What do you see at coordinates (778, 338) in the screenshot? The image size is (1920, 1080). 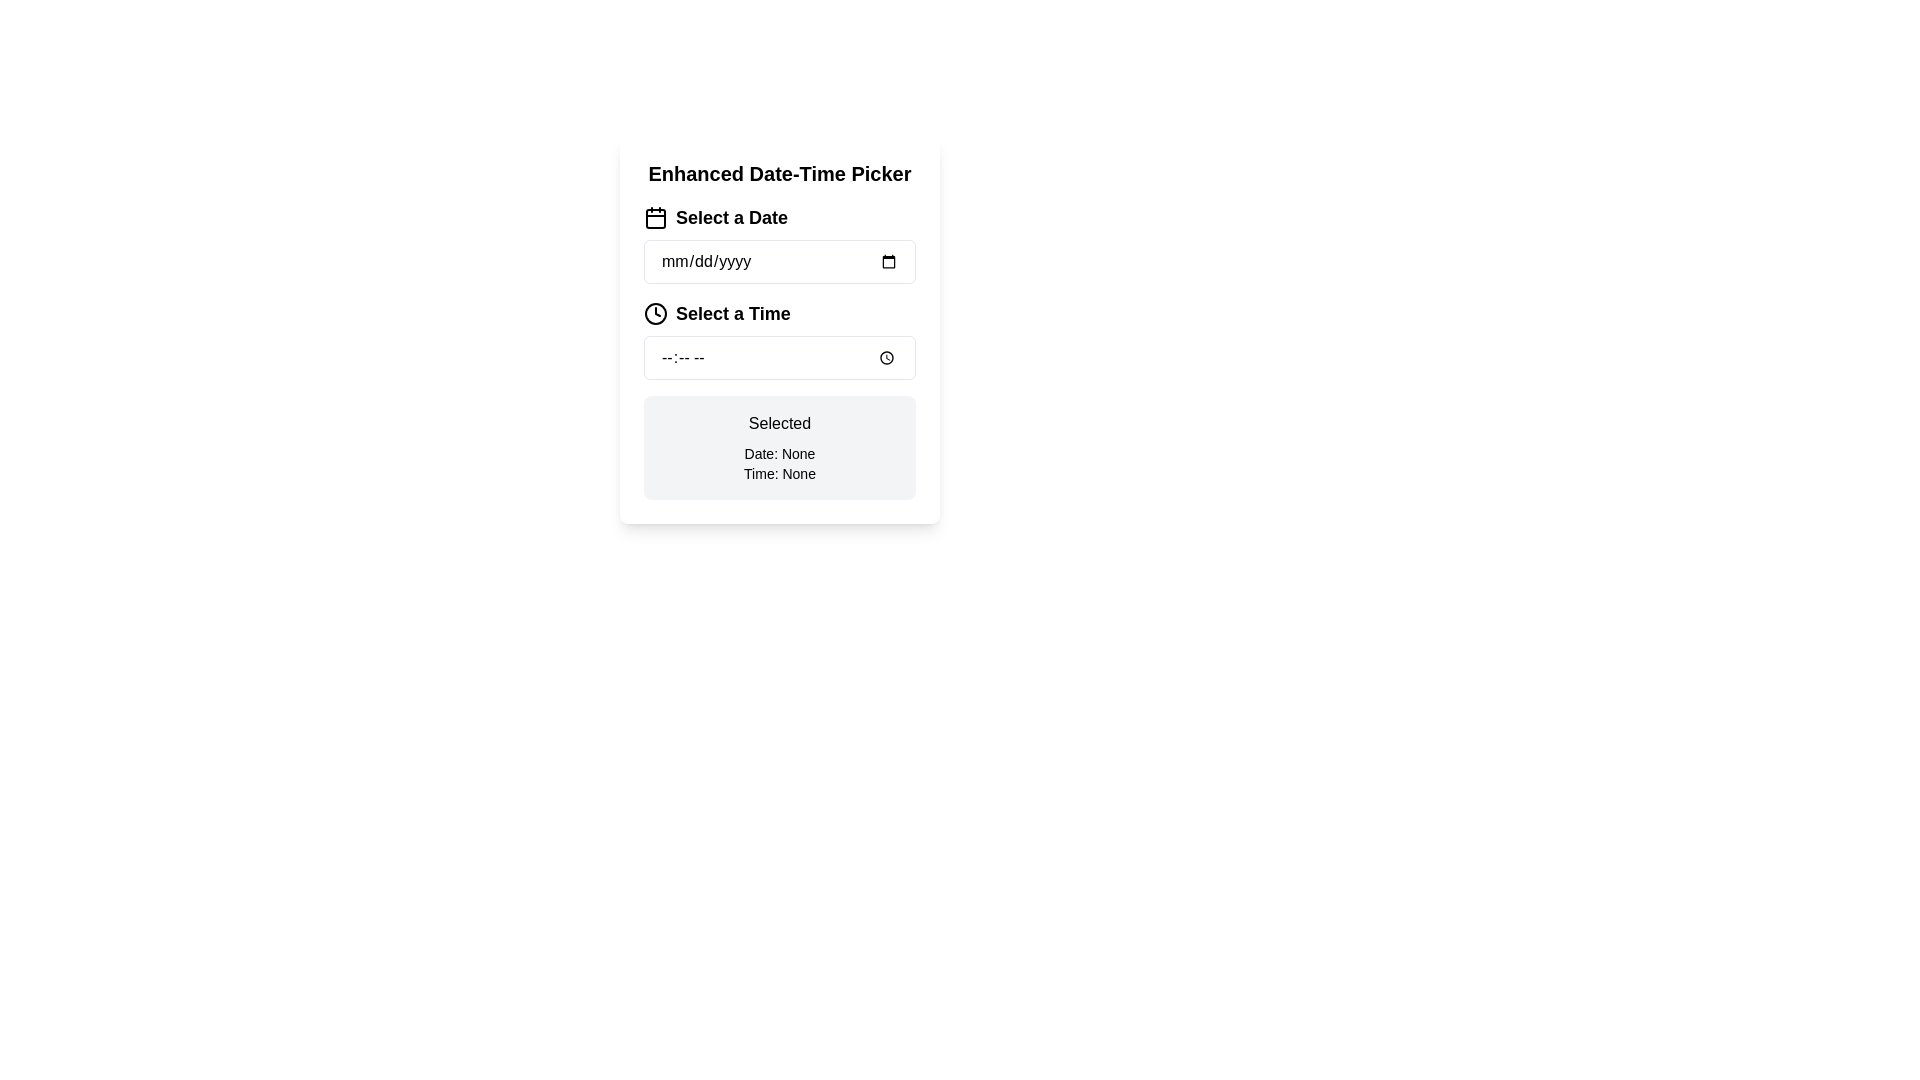 I see `the time picker input field labeled 'Select a Time'` at bounding box center [778, 338].